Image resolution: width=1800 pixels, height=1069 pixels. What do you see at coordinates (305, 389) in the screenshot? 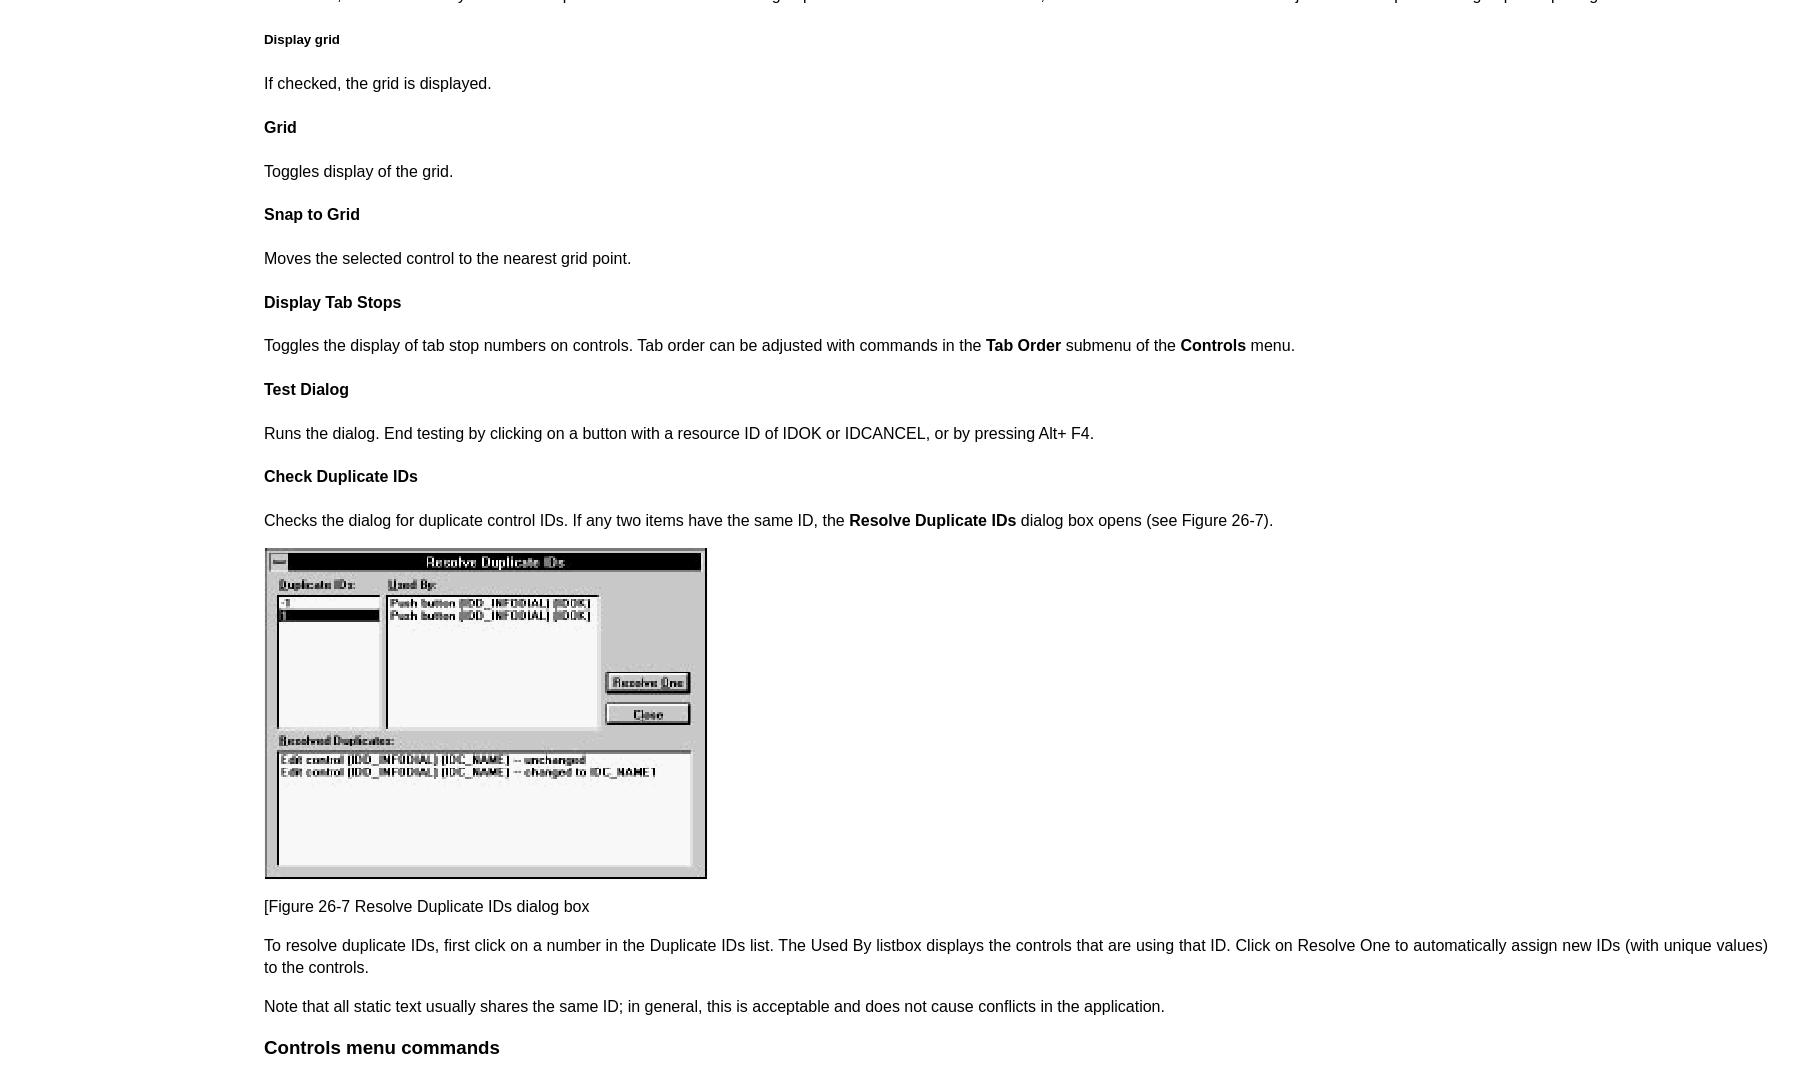
I see `'Test Dialog'` at bounding box center [305, 389].